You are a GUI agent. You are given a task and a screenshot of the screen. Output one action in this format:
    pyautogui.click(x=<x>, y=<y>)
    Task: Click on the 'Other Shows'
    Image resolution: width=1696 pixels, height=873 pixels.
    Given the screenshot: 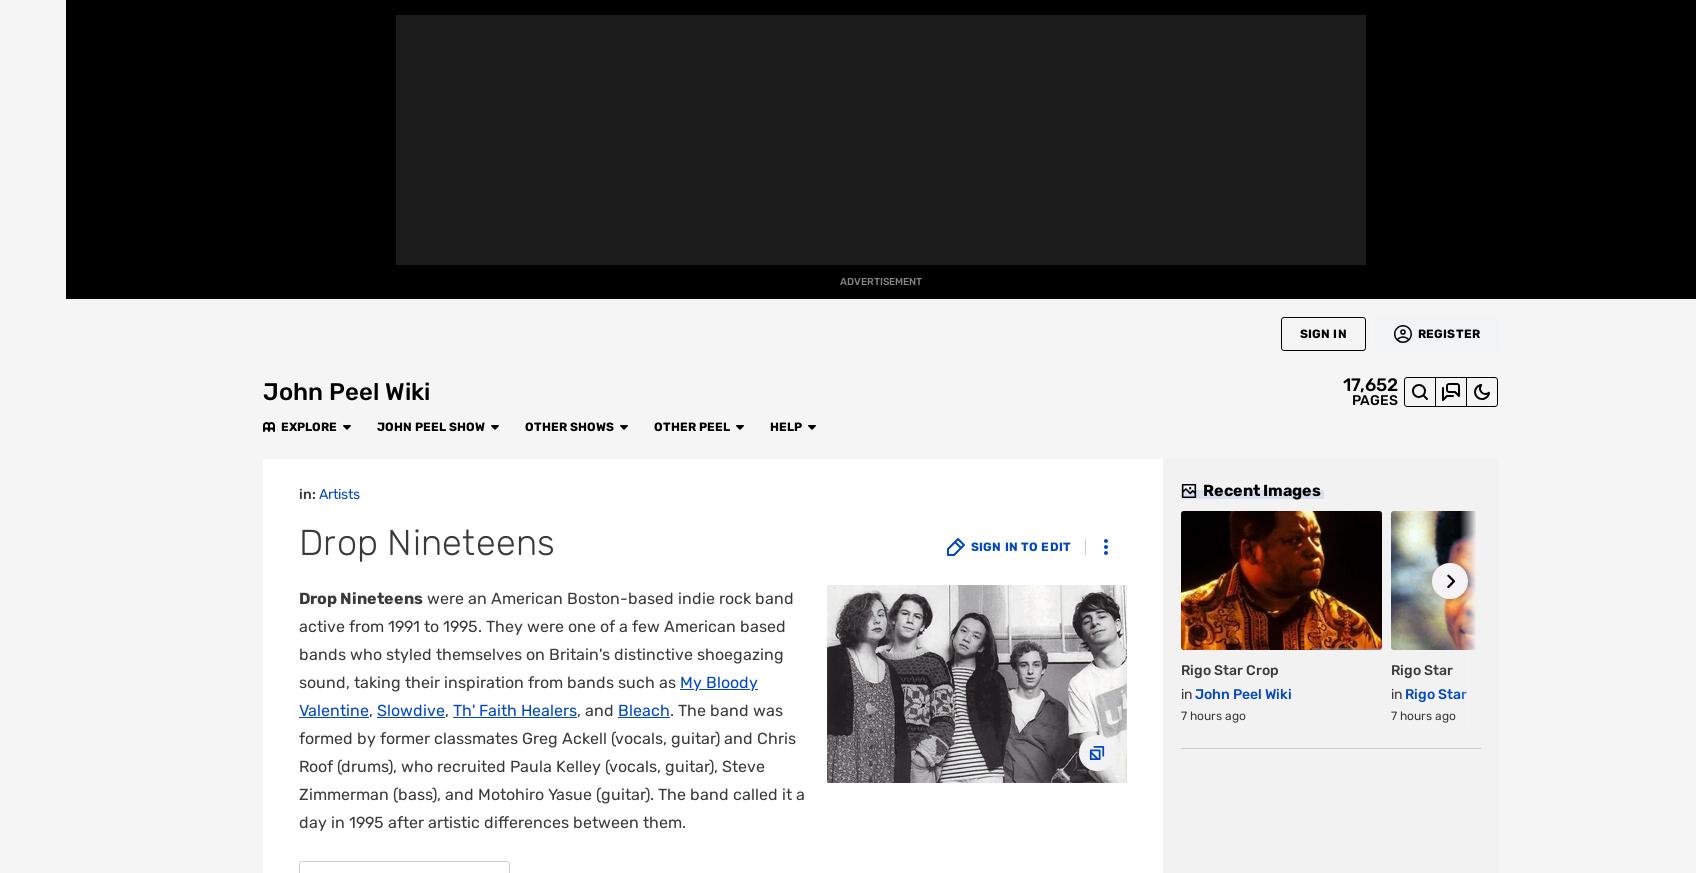 What is the action you would take?
    pyautogui.click(x=522, y=20)
    